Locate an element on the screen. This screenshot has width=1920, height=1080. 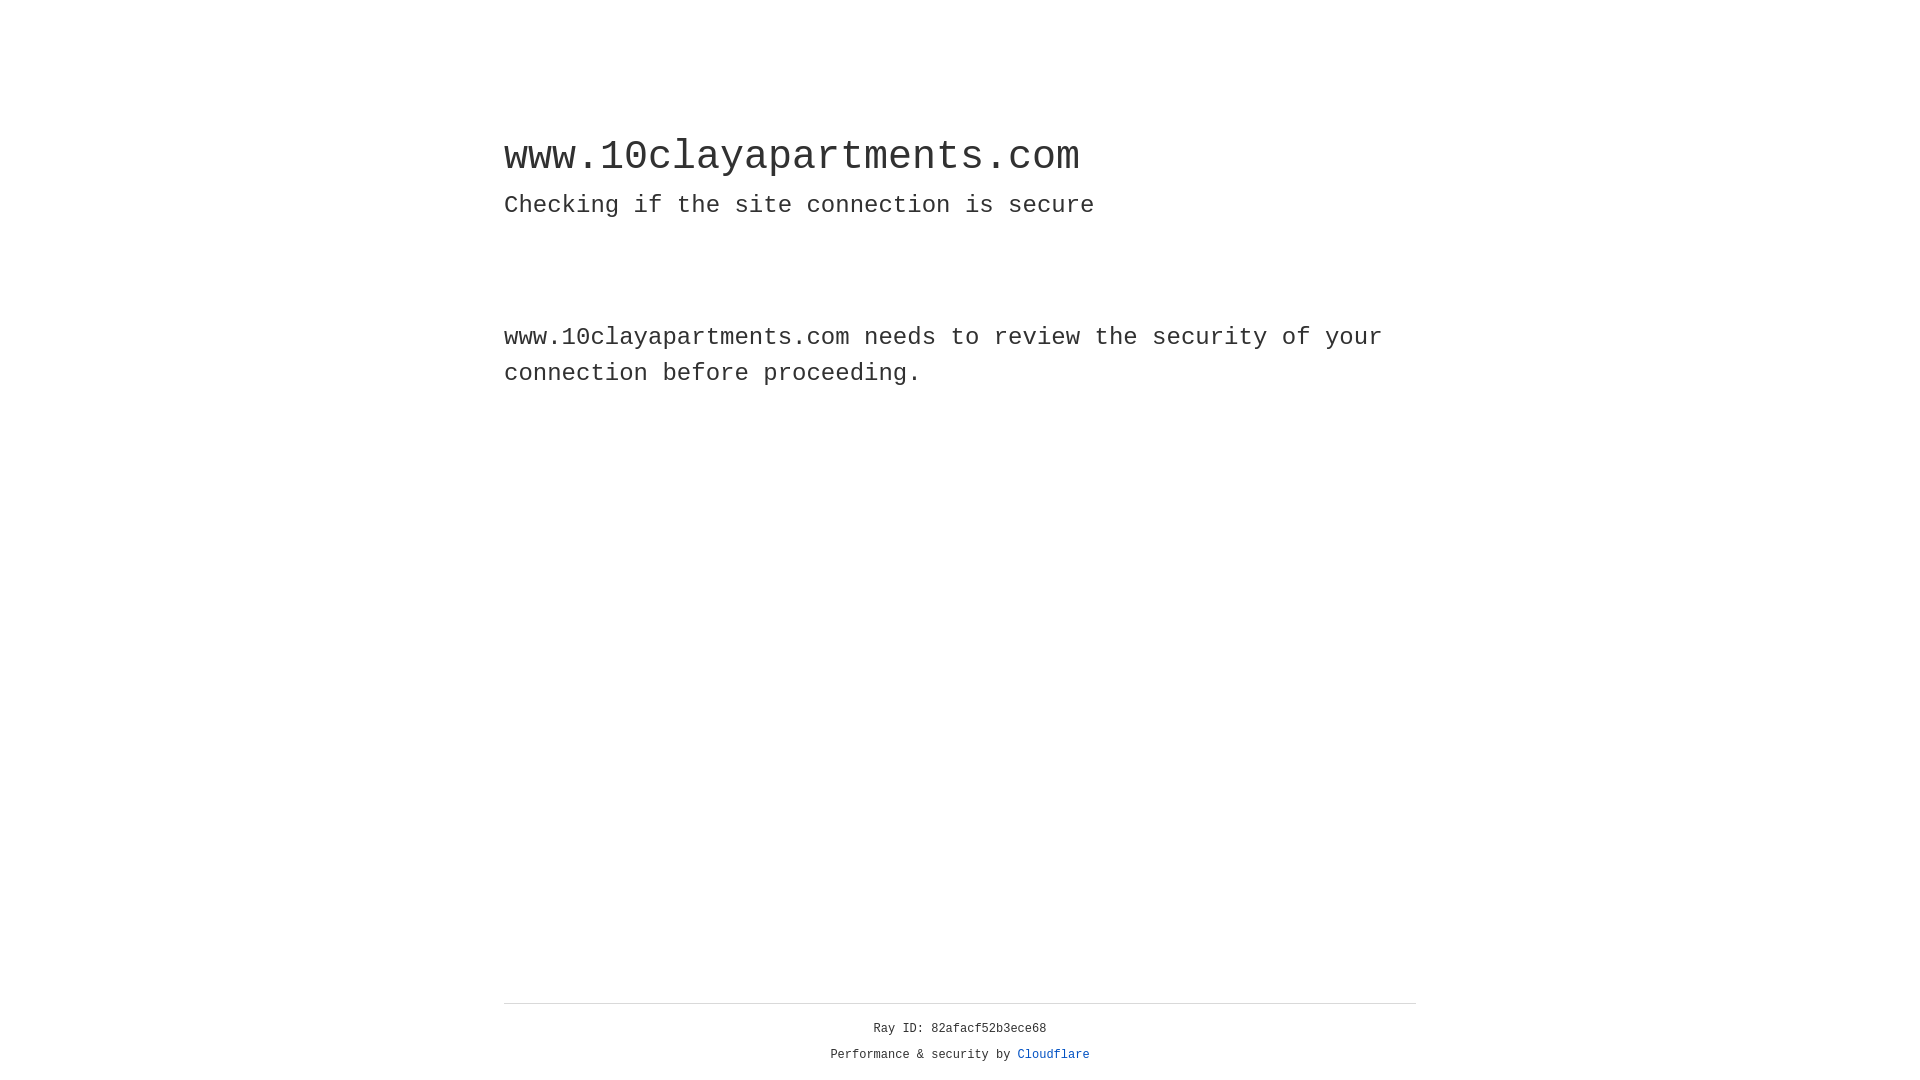
'Cloudflare' is located at coordinates (1053, 1054).